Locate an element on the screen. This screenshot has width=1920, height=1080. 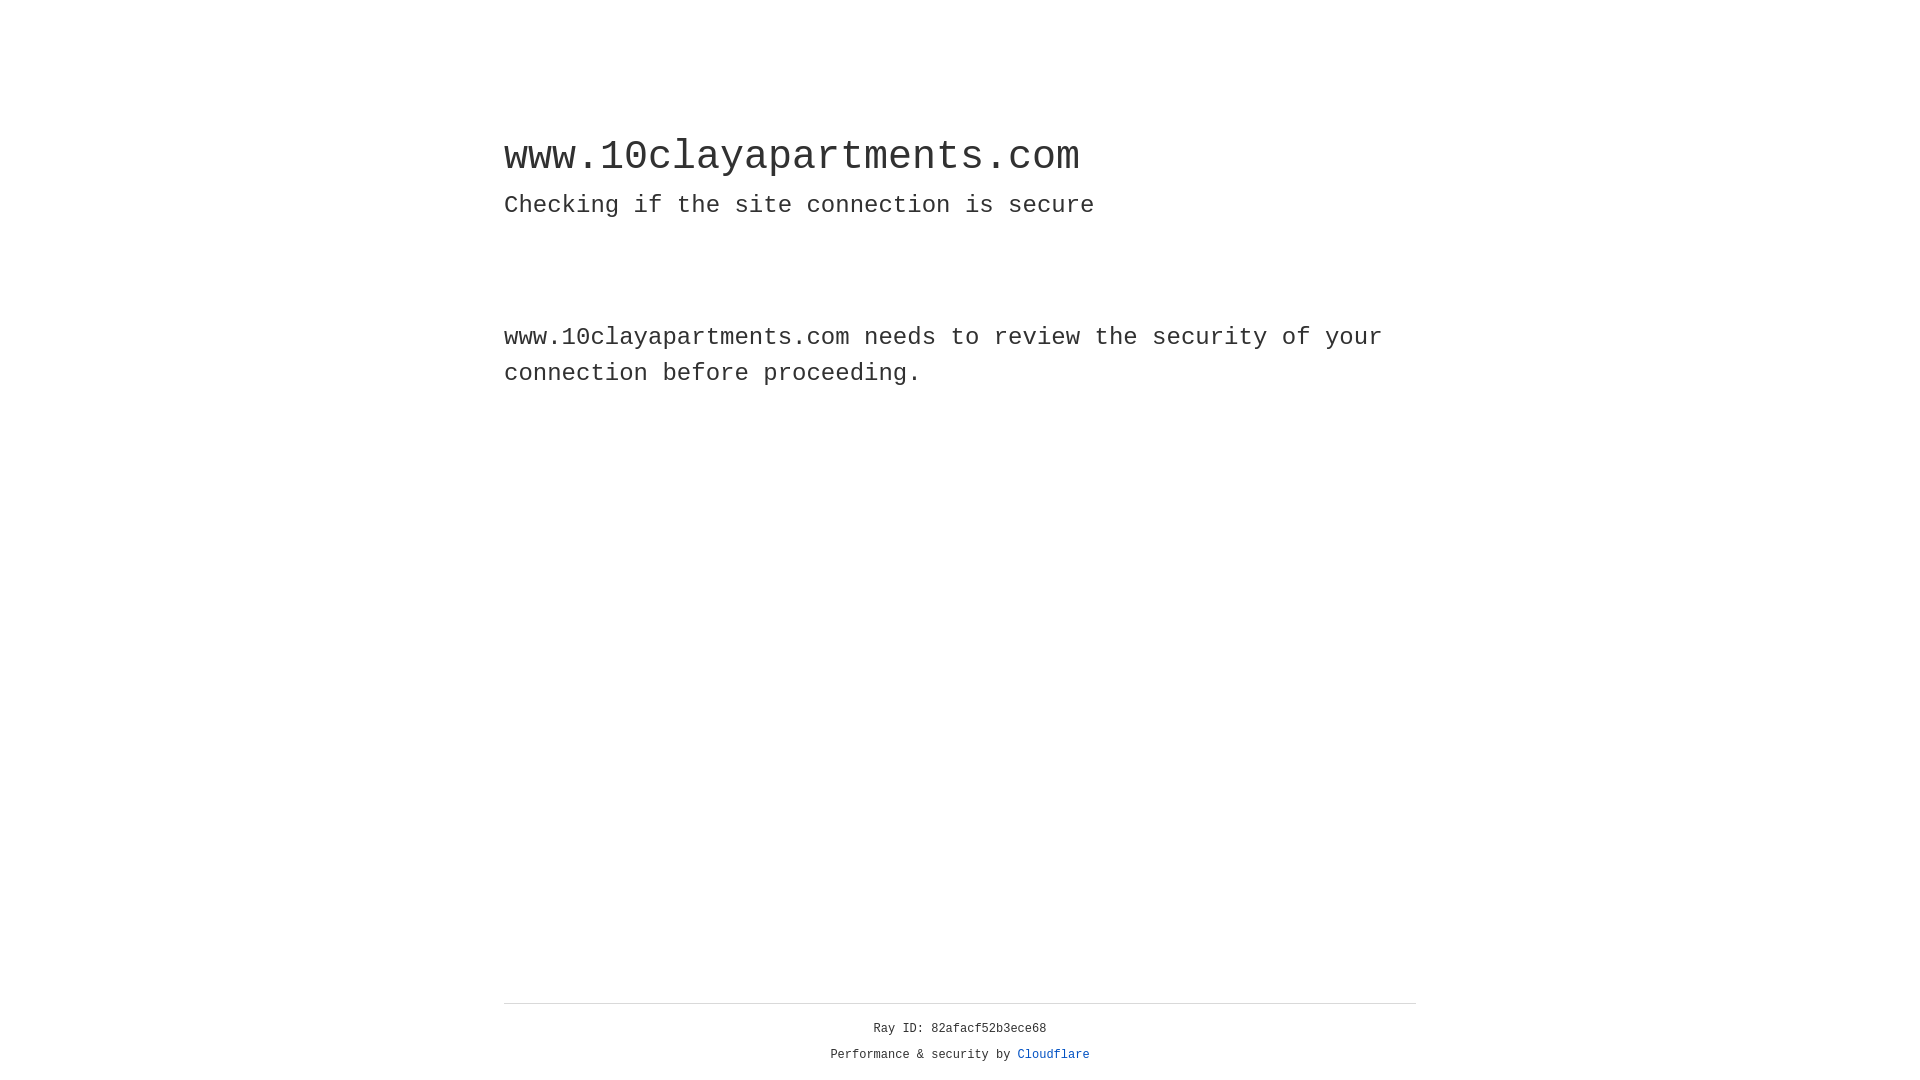
'Cloudflare' is located at coordinates (1053, 1054).